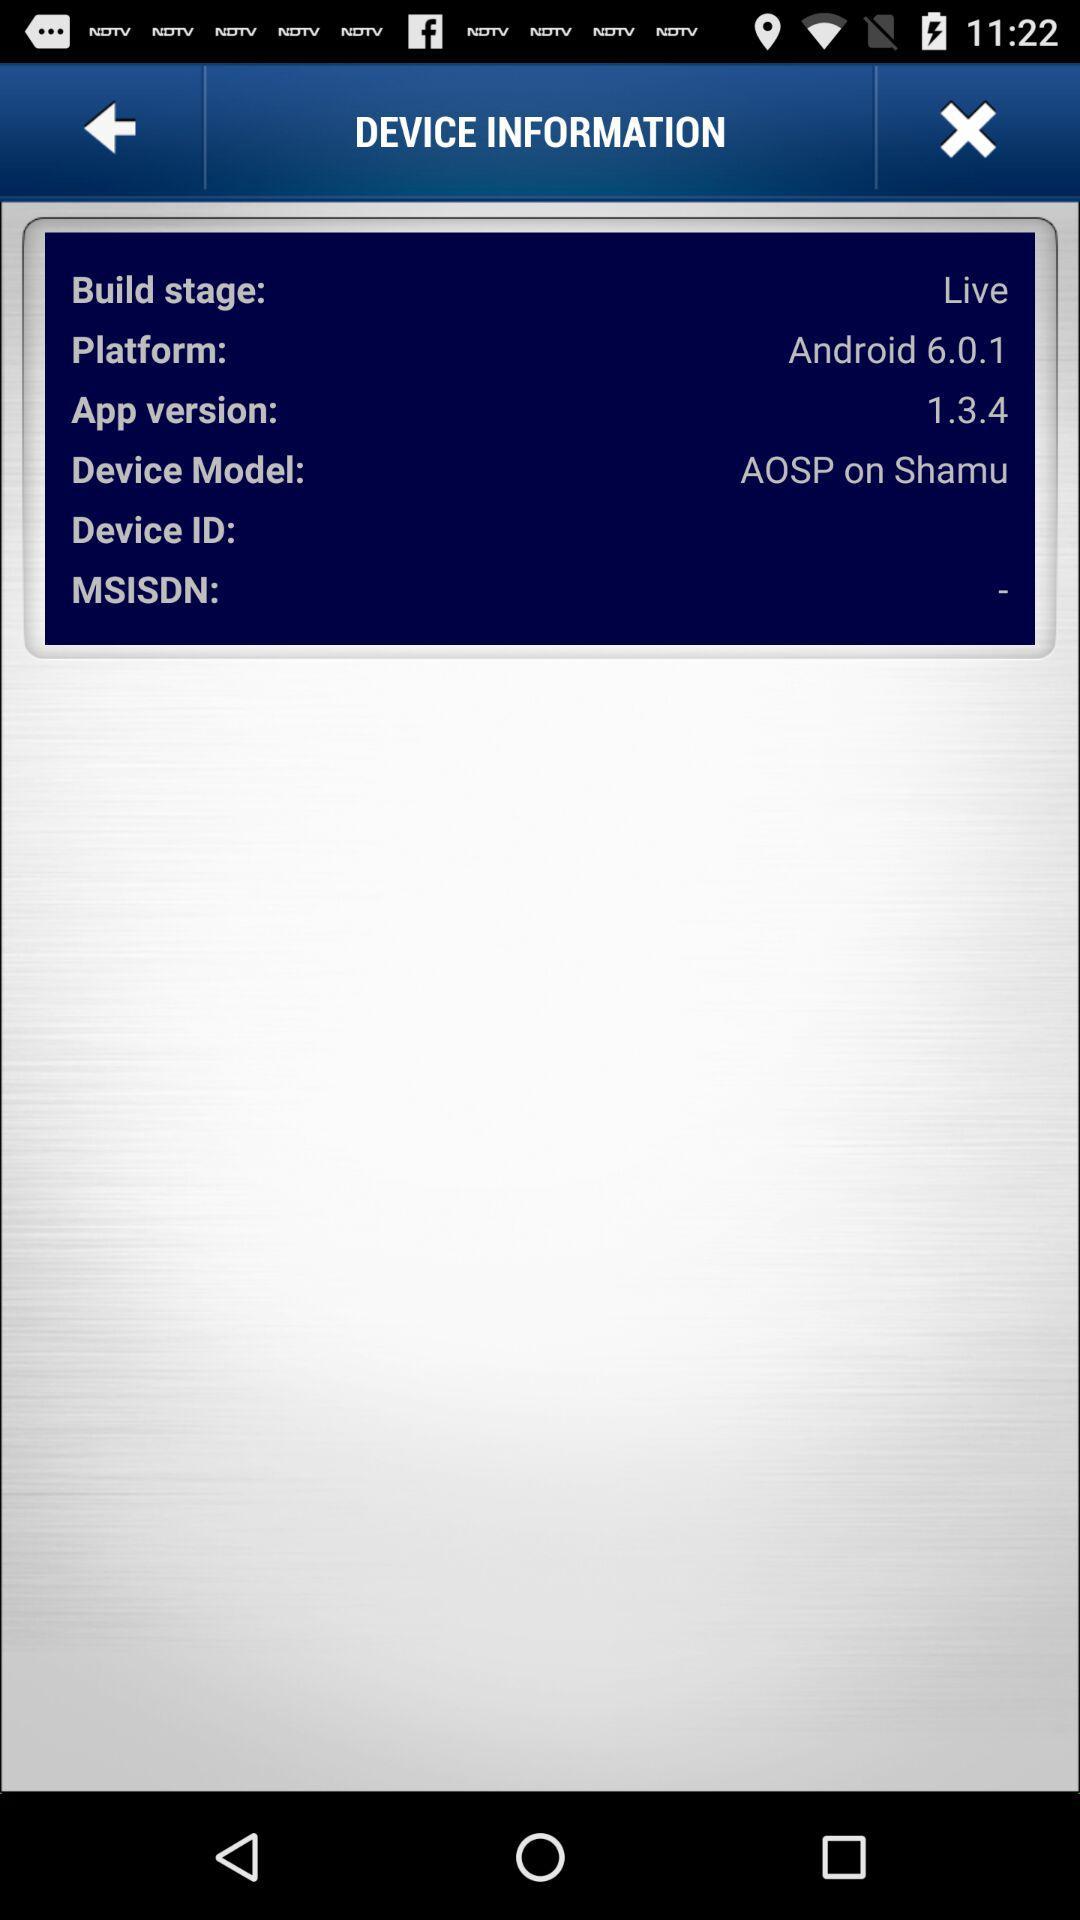  Describe the element at coordinates (114, 129) in the screenshot. I see `go back` at that location.